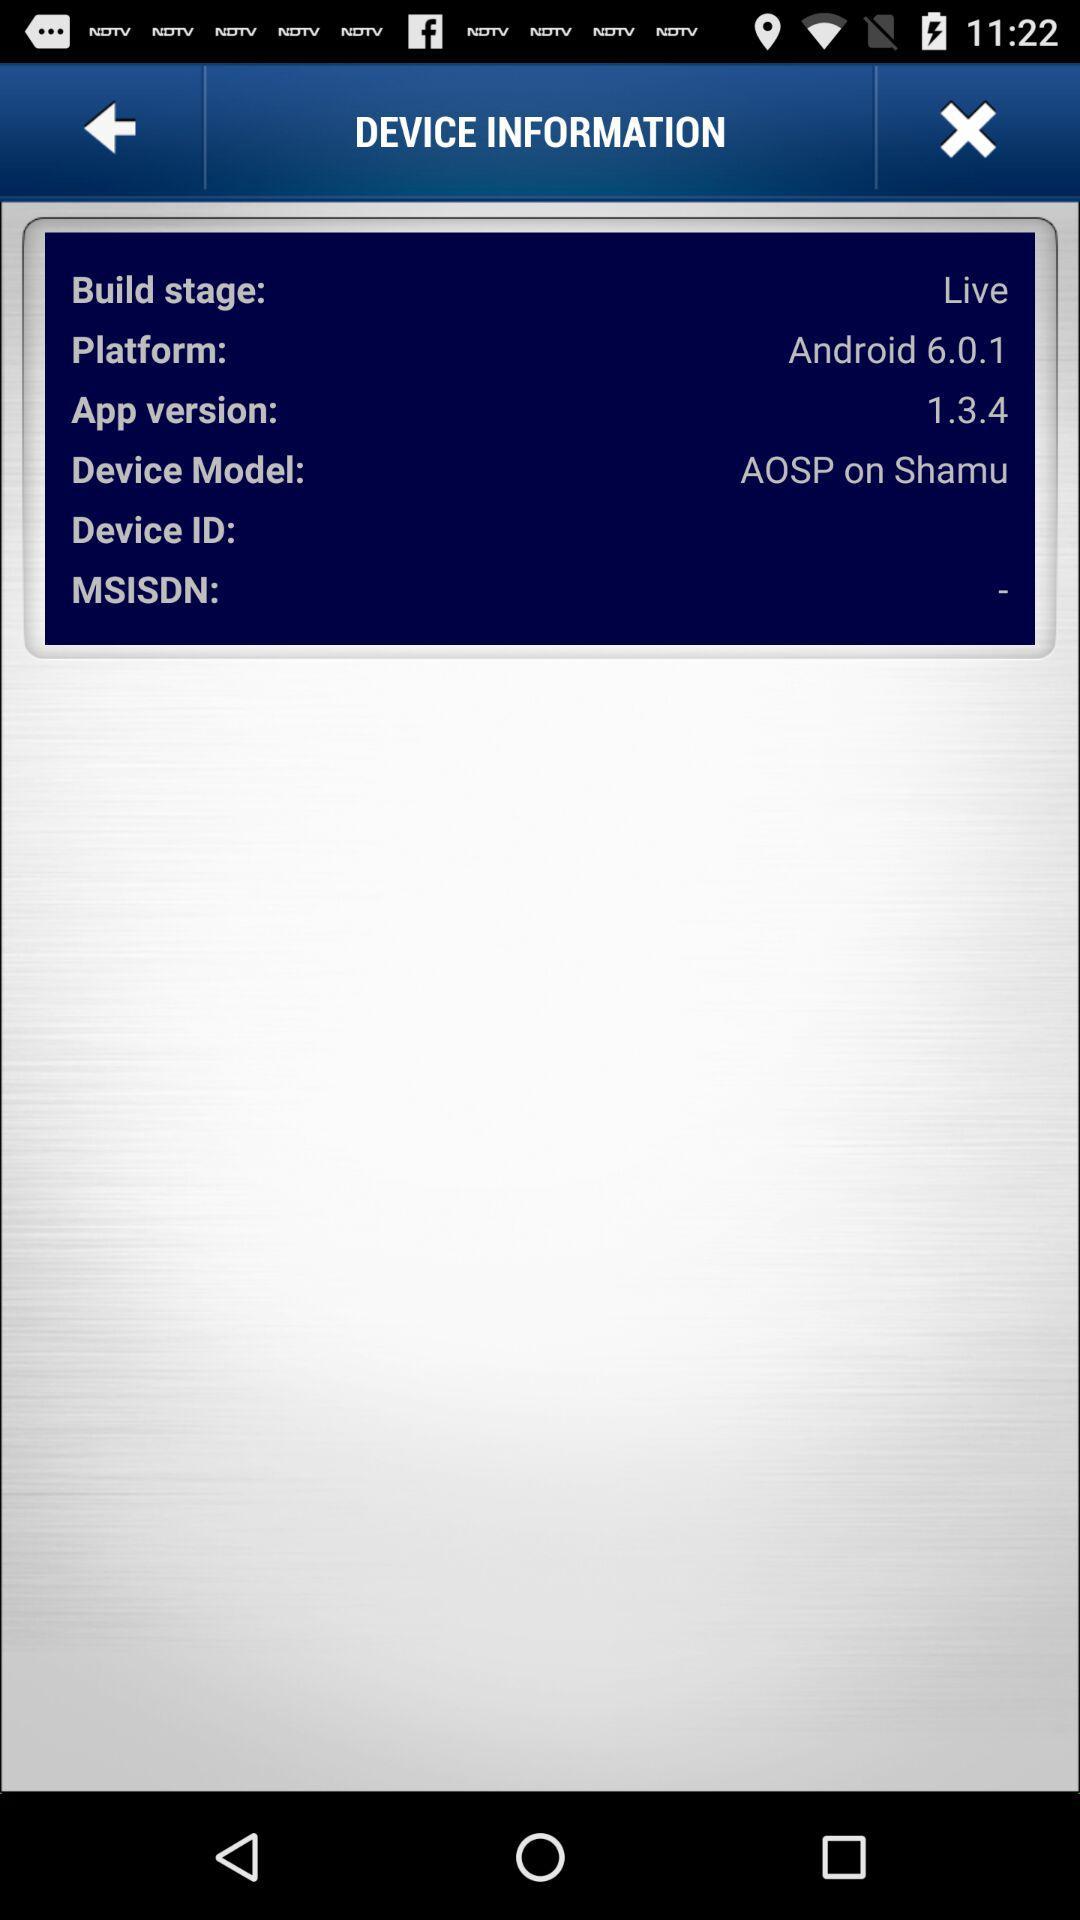  Describe the element at coordinates (114, 129) in the screenshot. I see `go back` at that location.